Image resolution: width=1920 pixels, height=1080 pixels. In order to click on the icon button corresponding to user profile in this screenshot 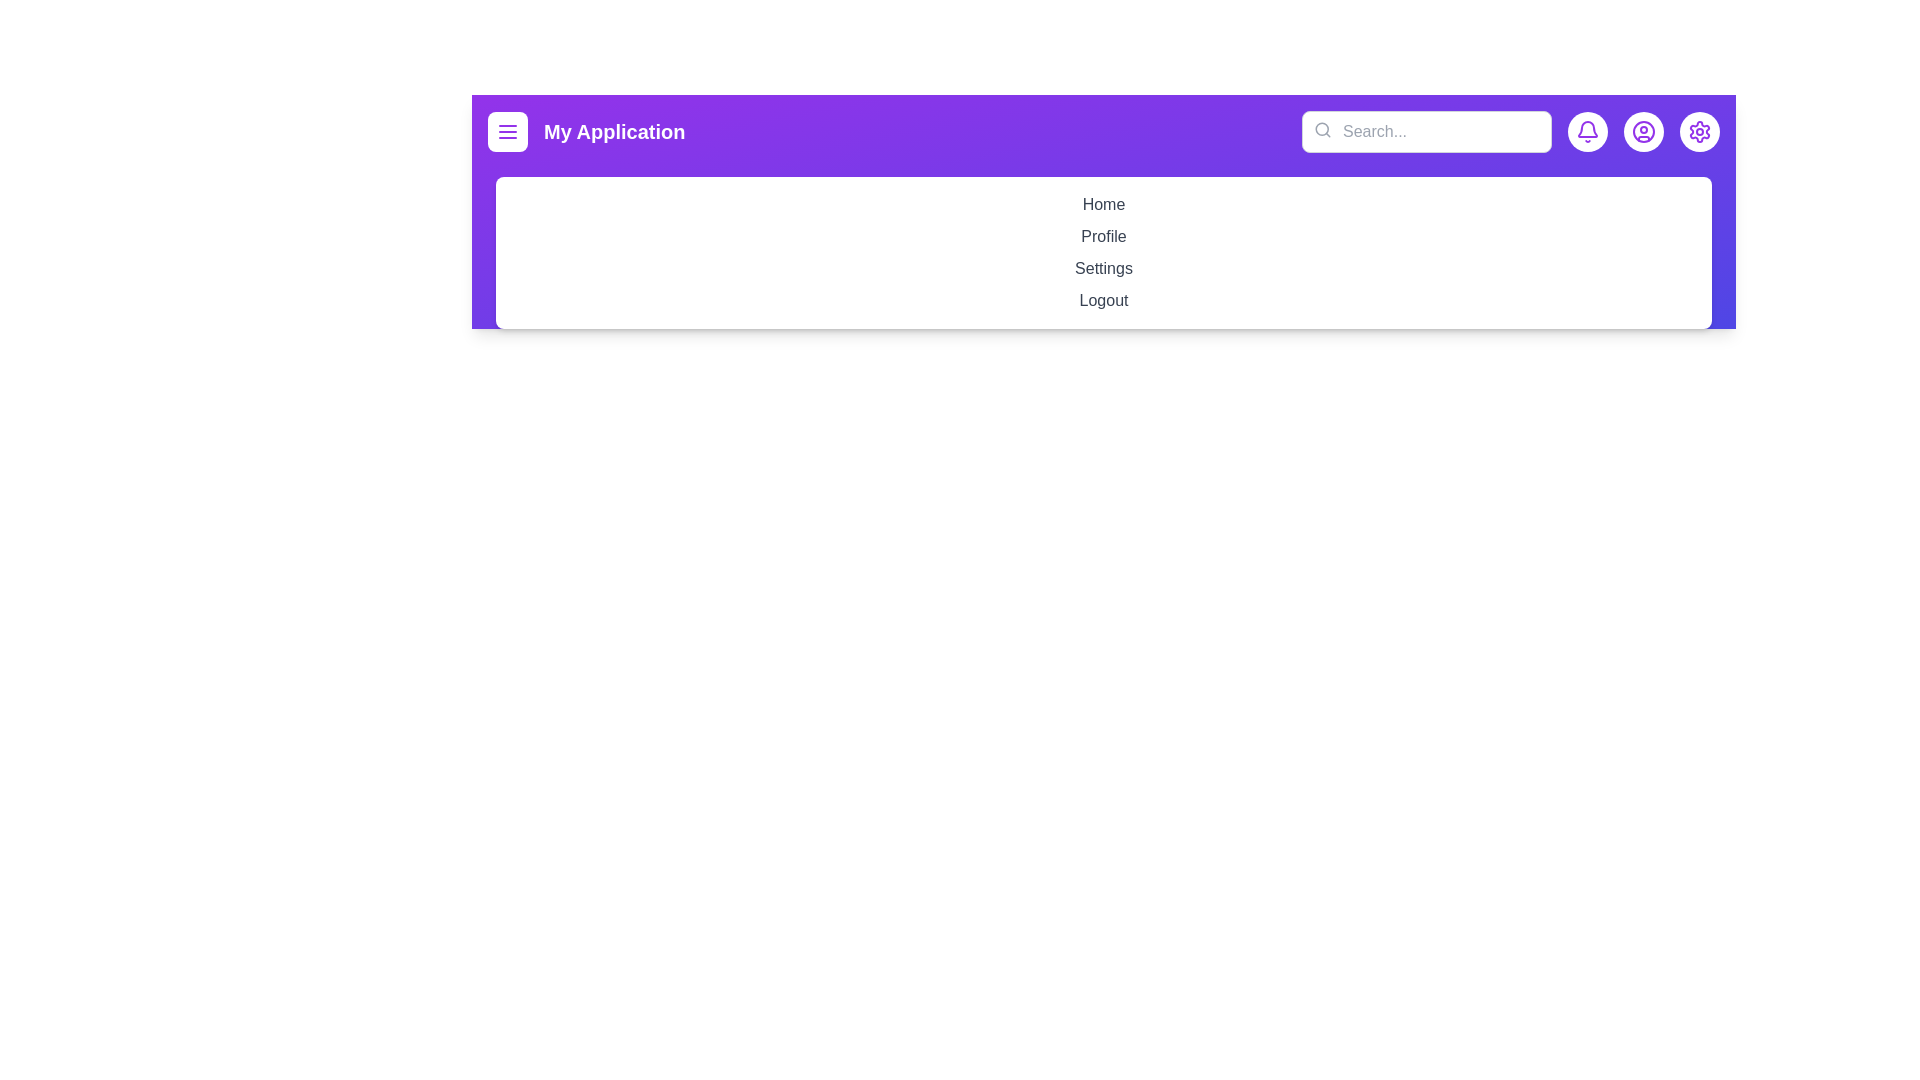, I will do `click(1643, 131)`.